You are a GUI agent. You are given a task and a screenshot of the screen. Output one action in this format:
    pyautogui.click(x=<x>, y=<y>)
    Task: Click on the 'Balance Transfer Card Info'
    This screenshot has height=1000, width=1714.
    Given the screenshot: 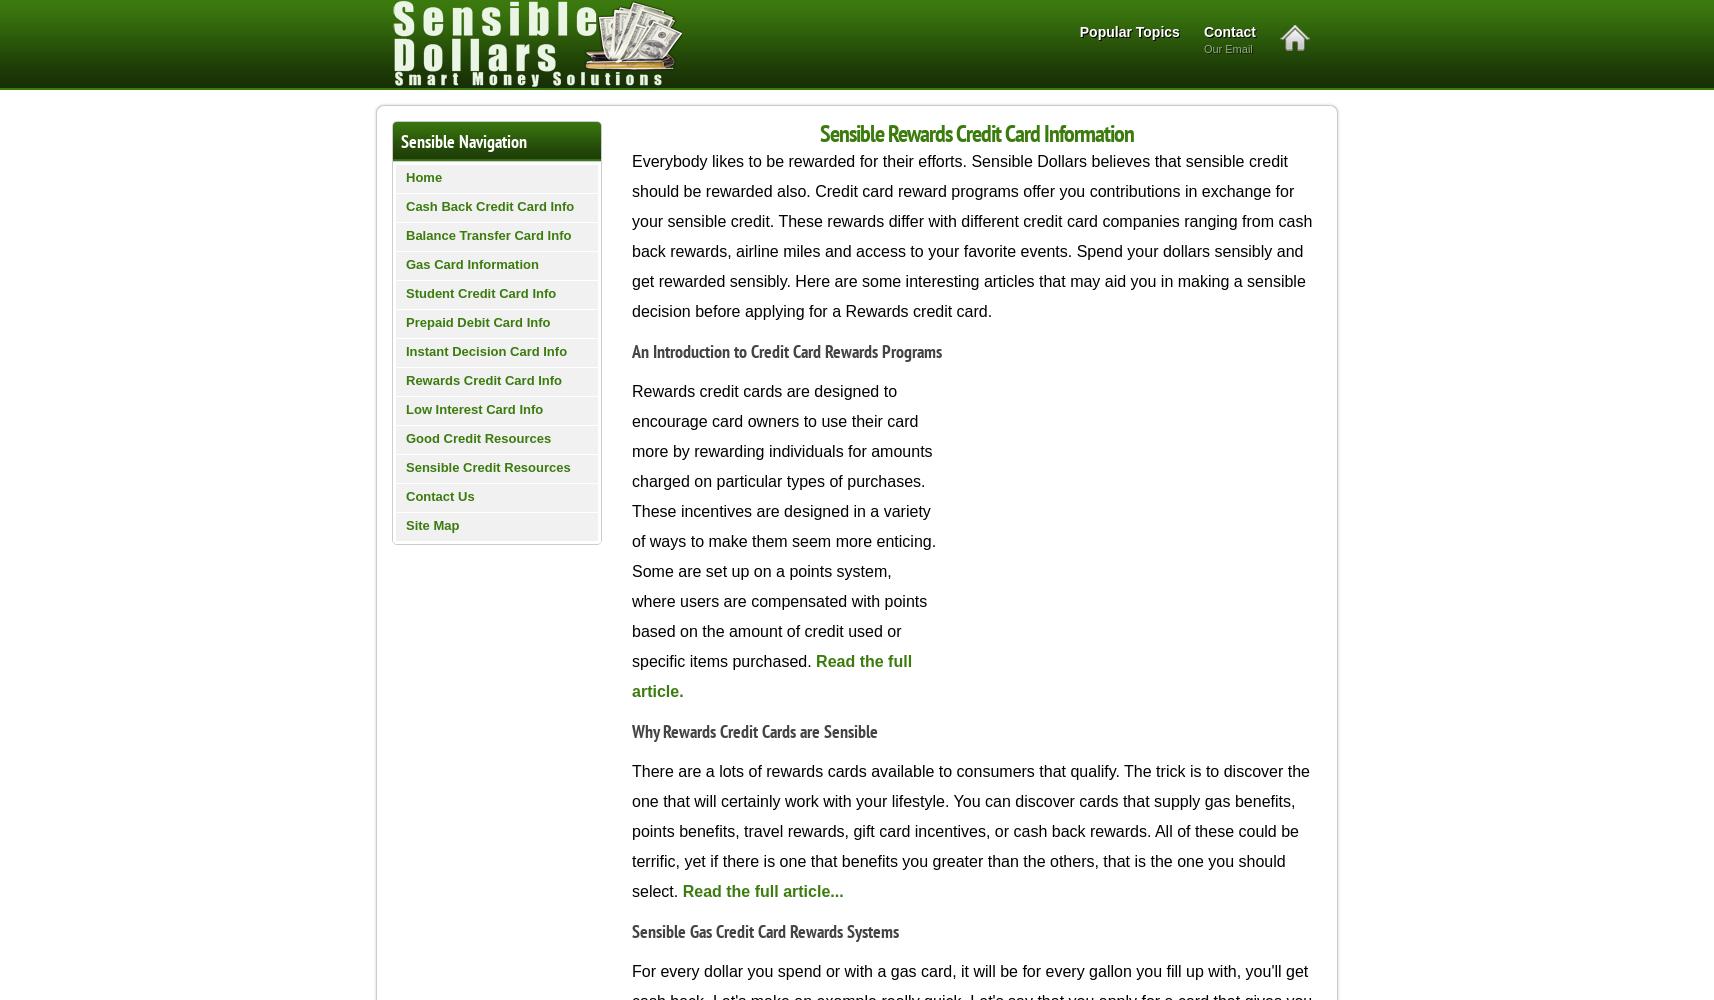 What is the action you would take?
    pyautogui.click(x=488, y=234)
    